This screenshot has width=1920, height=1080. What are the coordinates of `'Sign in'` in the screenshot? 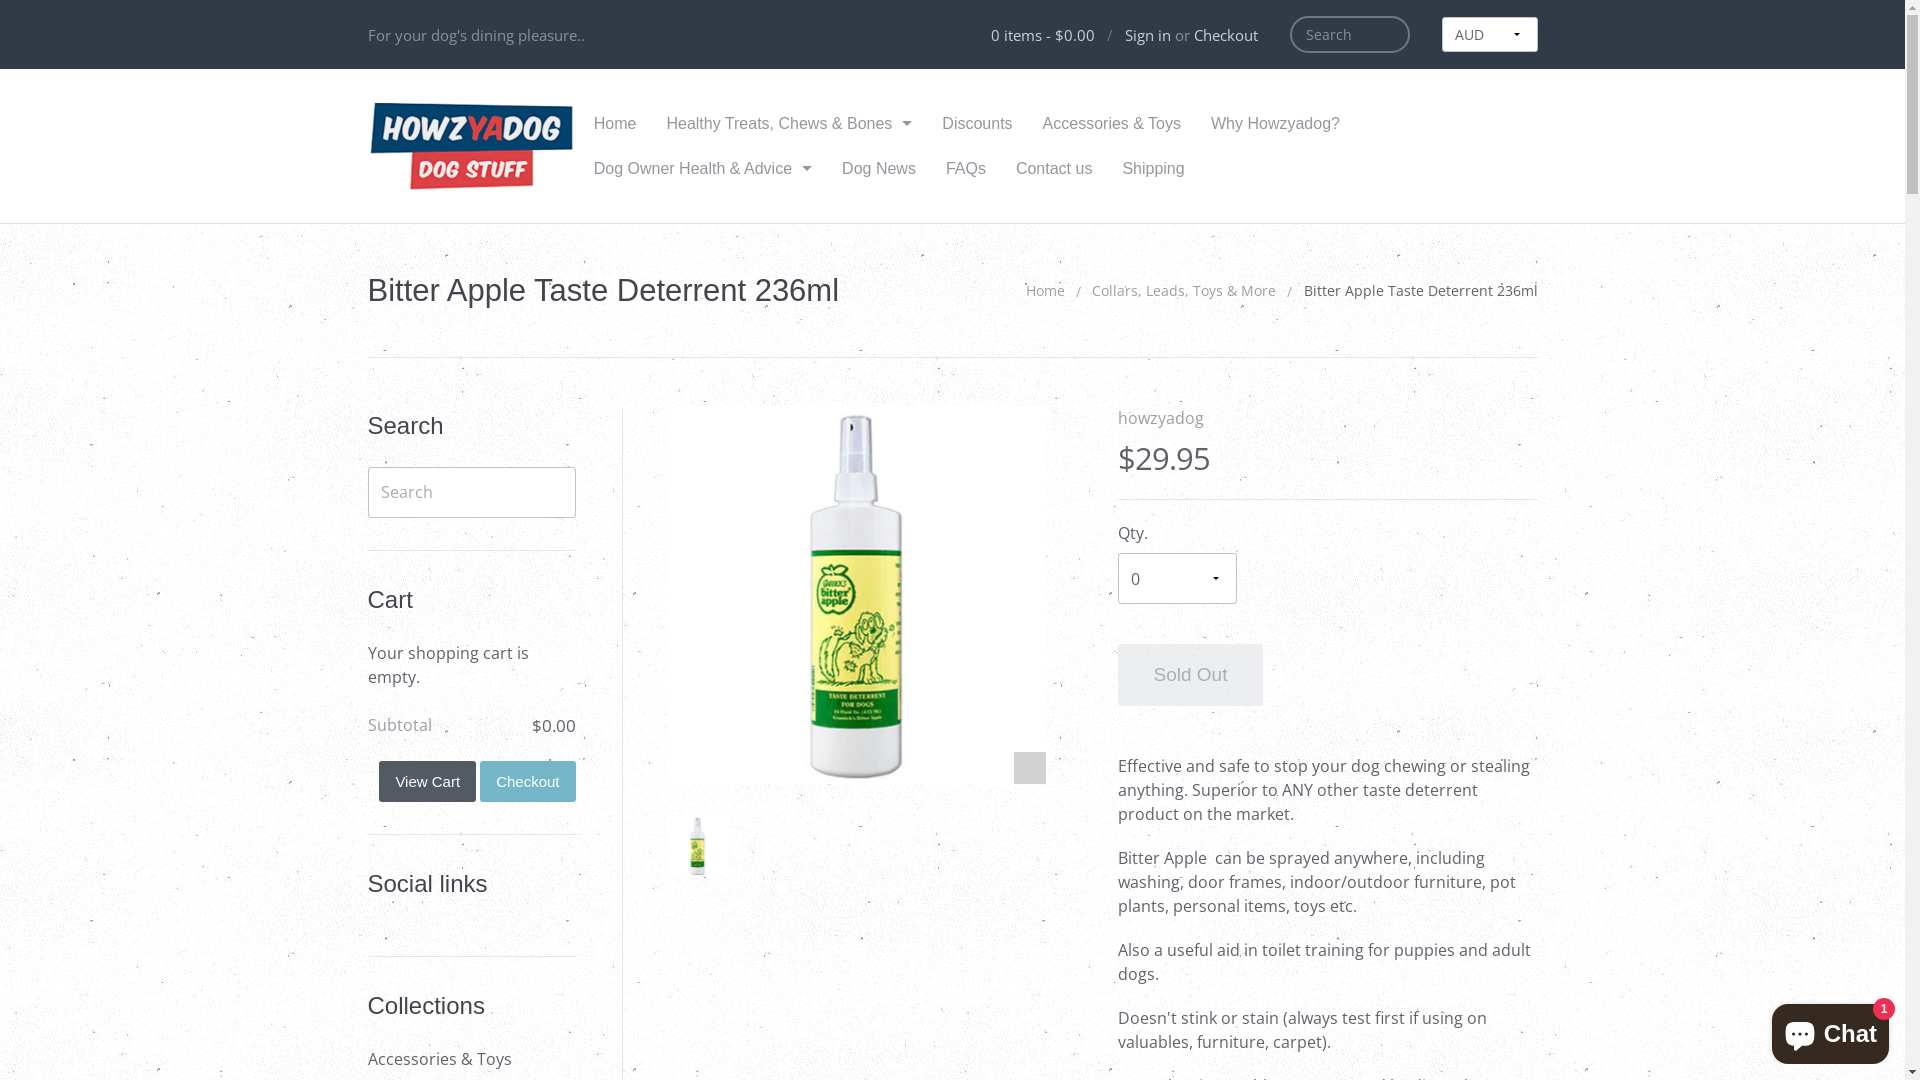 It's located at (1147, 34).